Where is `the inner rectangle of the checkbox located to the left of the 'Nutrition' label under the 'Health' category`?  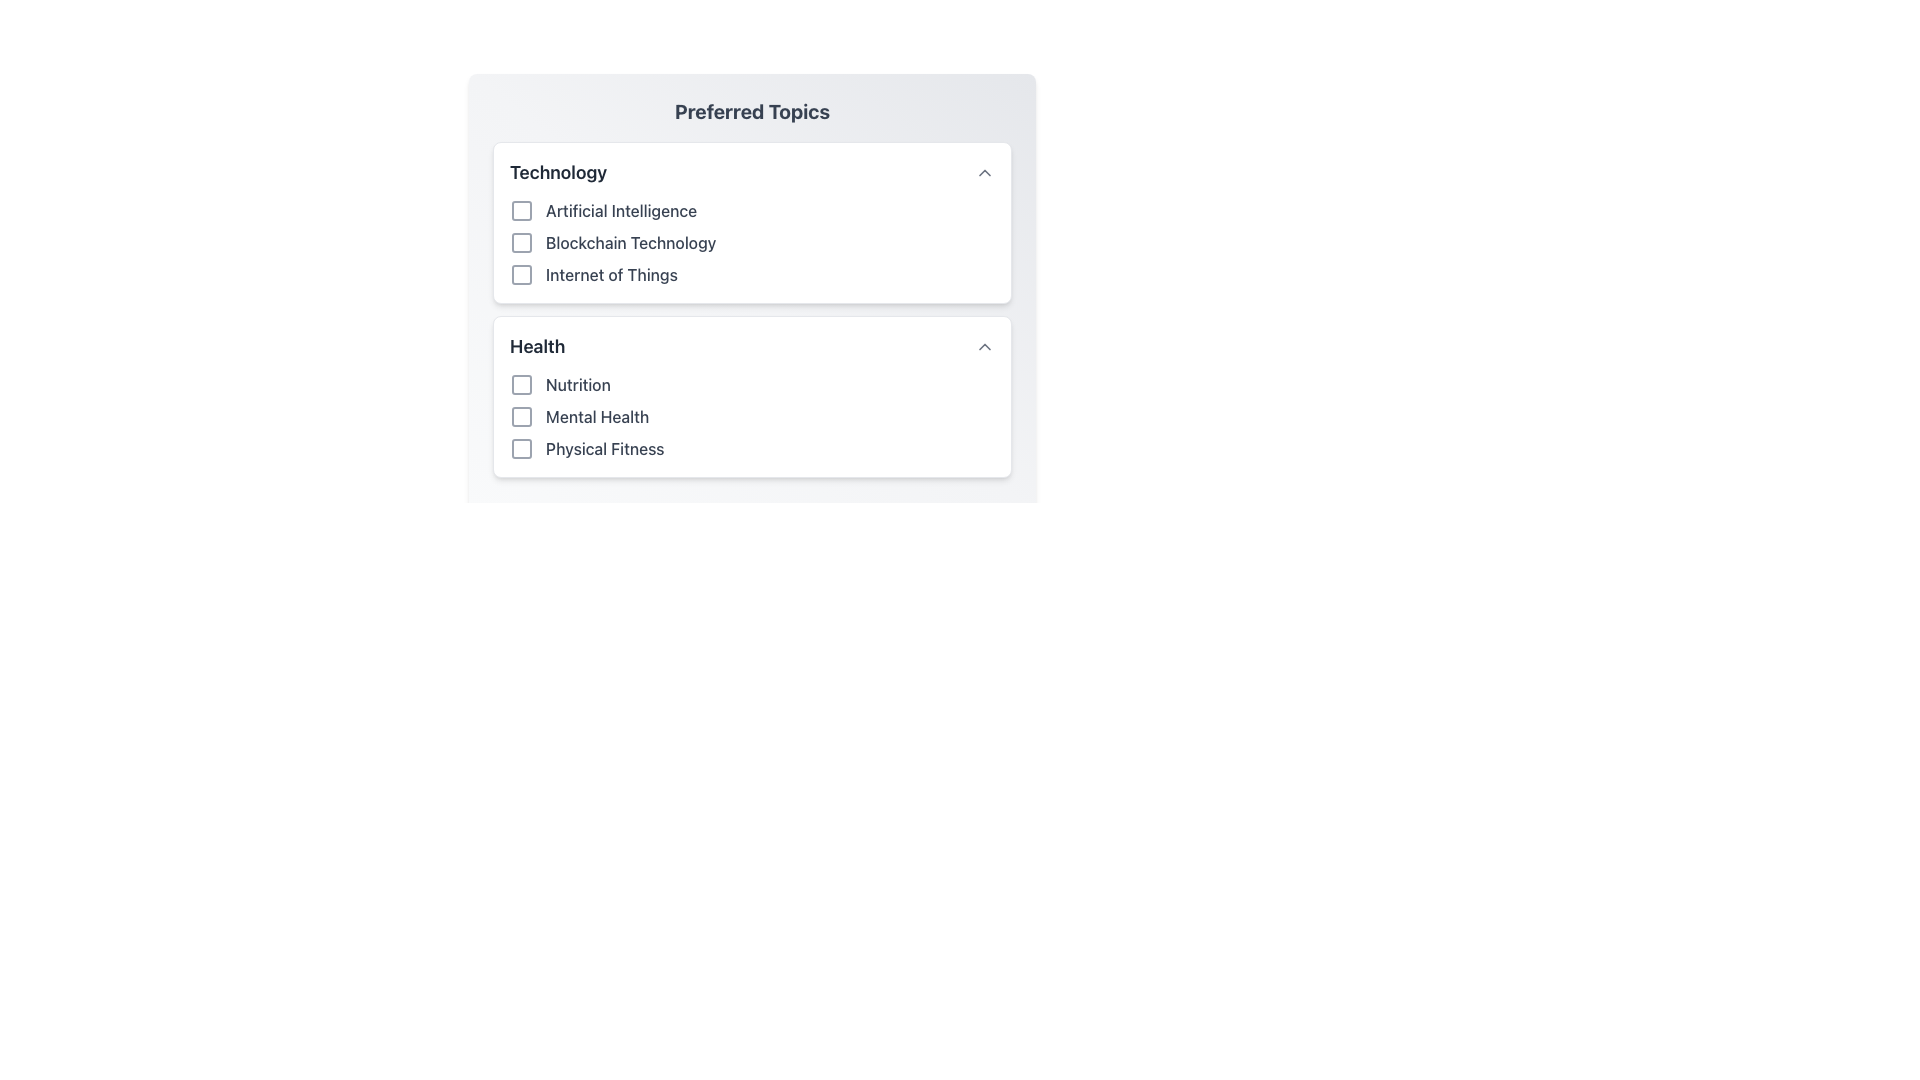
the inner rectangle of the checkbox located to the left of the 'Nutrition' label under the 'Health' category is located at coordinates (522, 385).